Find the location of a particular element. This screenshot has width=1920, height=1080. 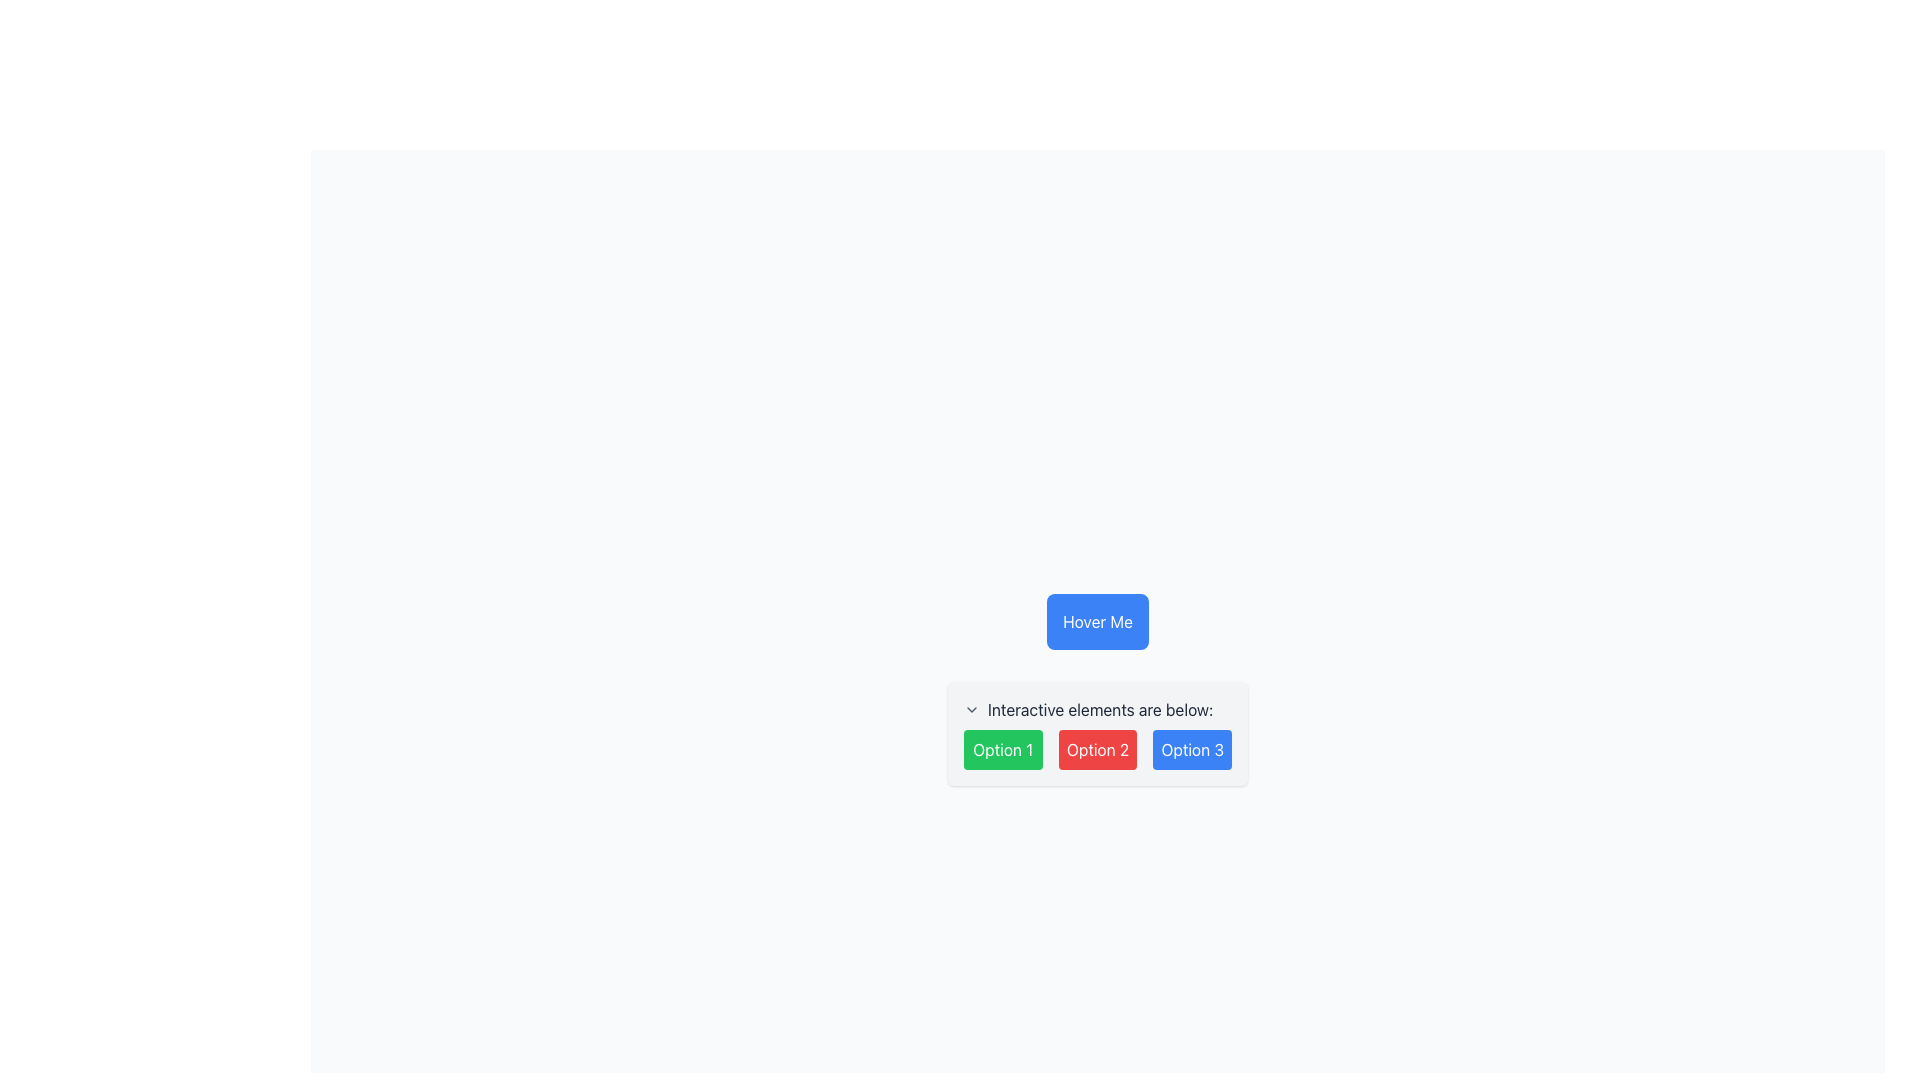

the first button labeled 'Option 1' is located at coordinates (1003, 749).